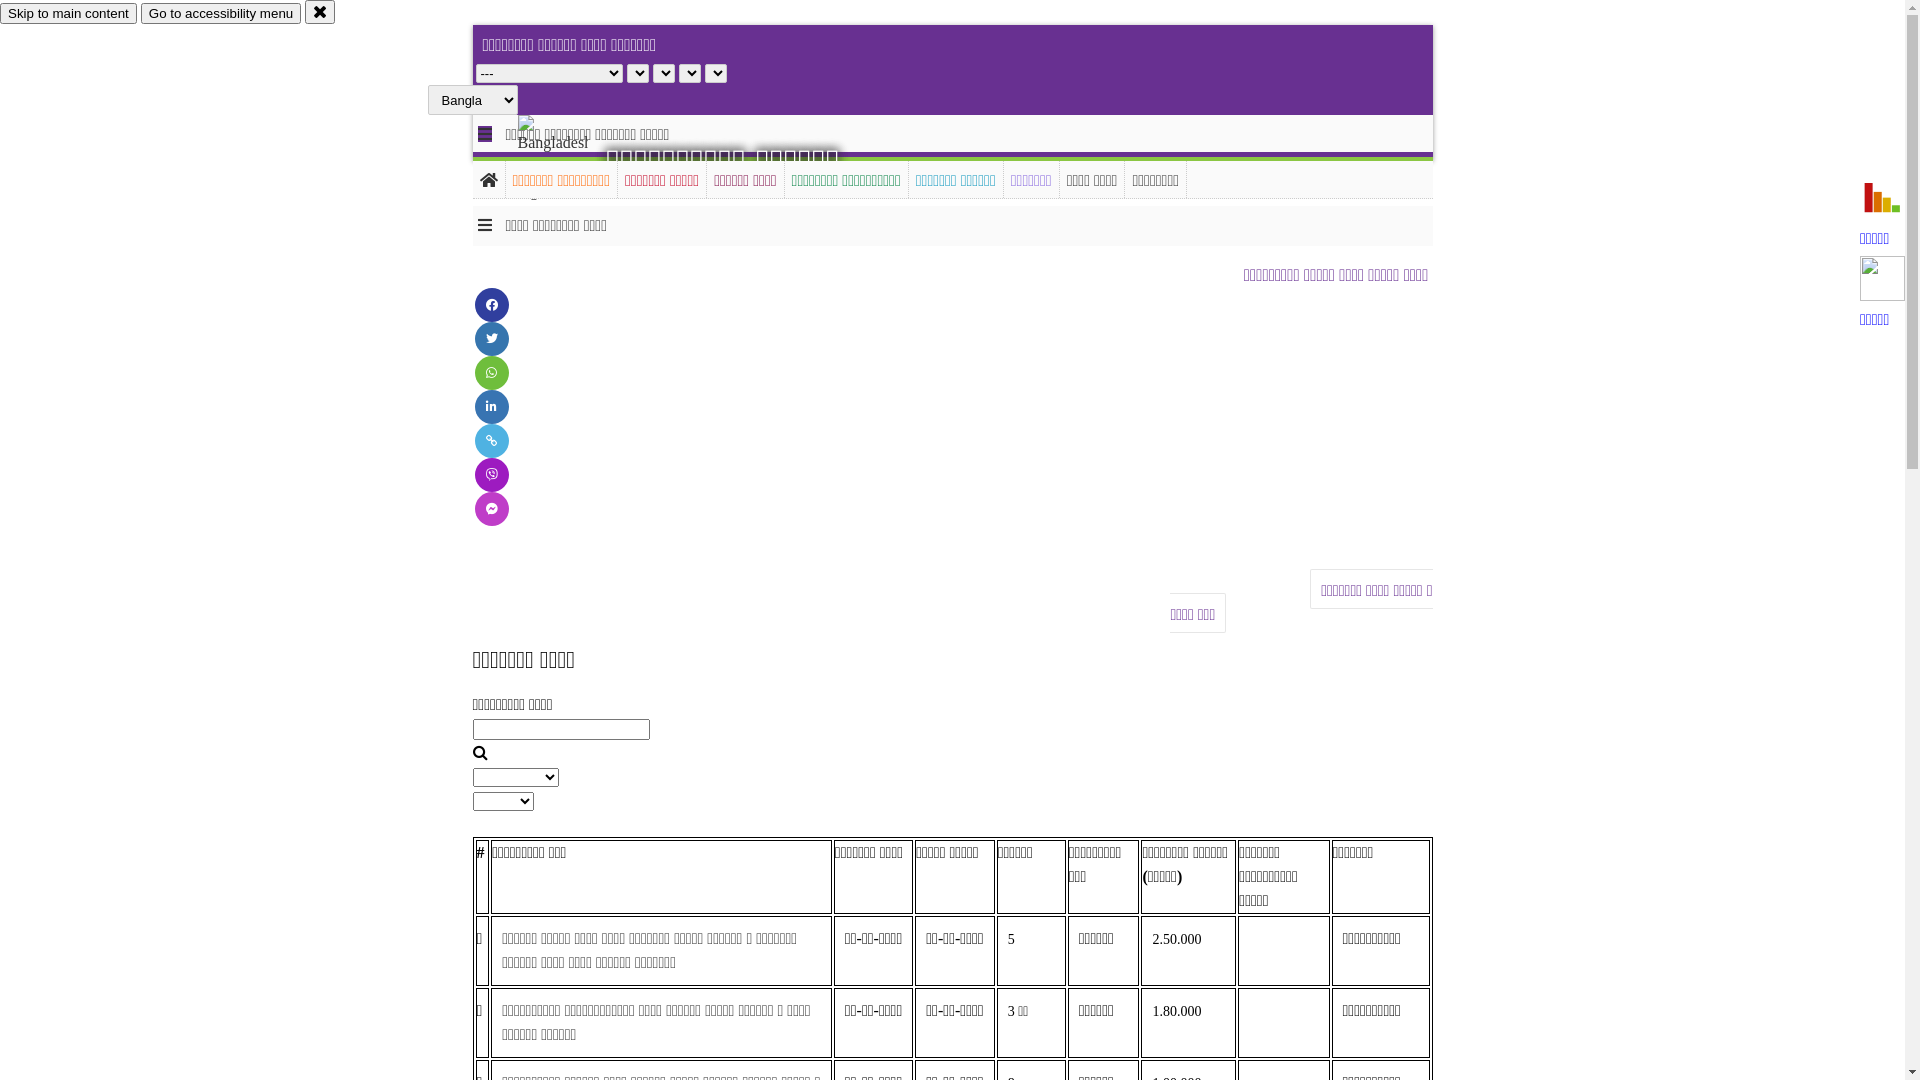  What do you see at coordinates (320, 11) in the screenshot?
I see `'close'` at bounding box center [320, 11].